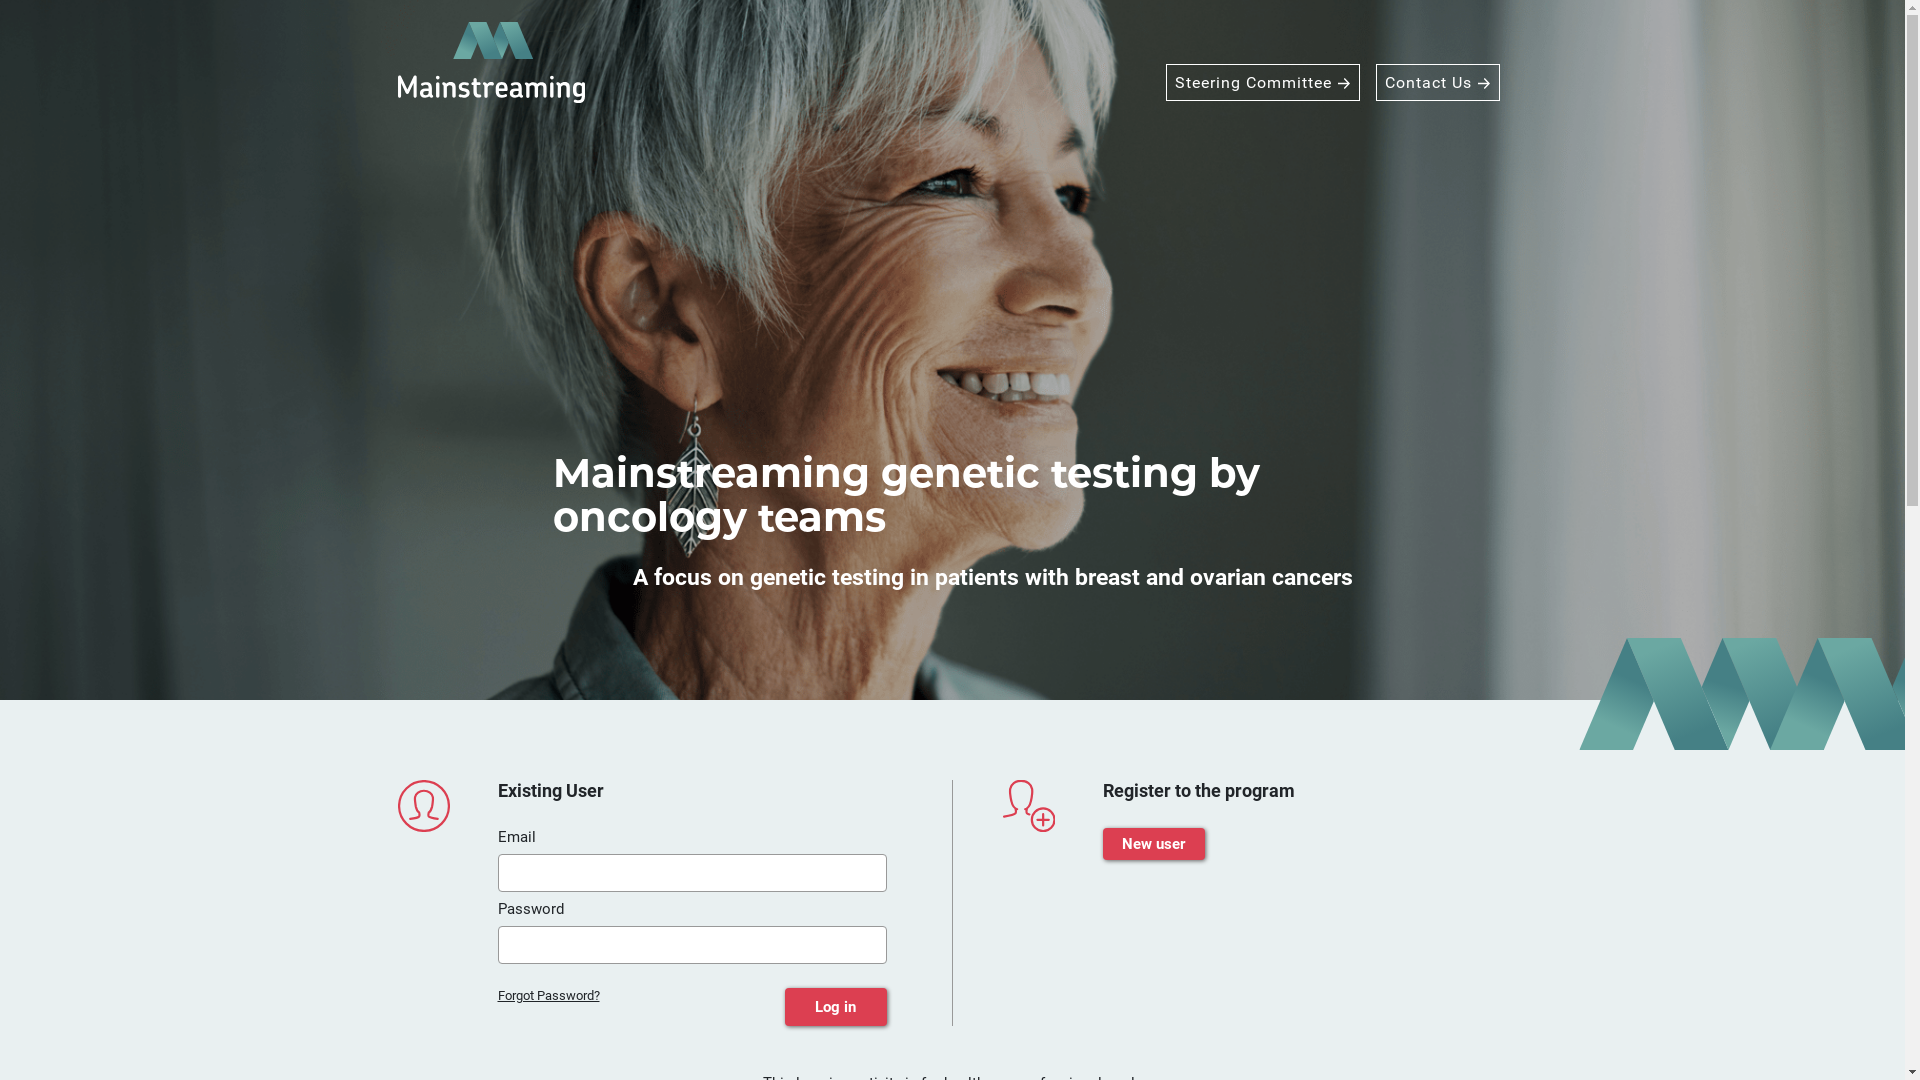 This screenshot has height=1080, width=1920. Describe the element at coordinates (835, 1006) in the screenshot. I see `'Log in'` at that location.